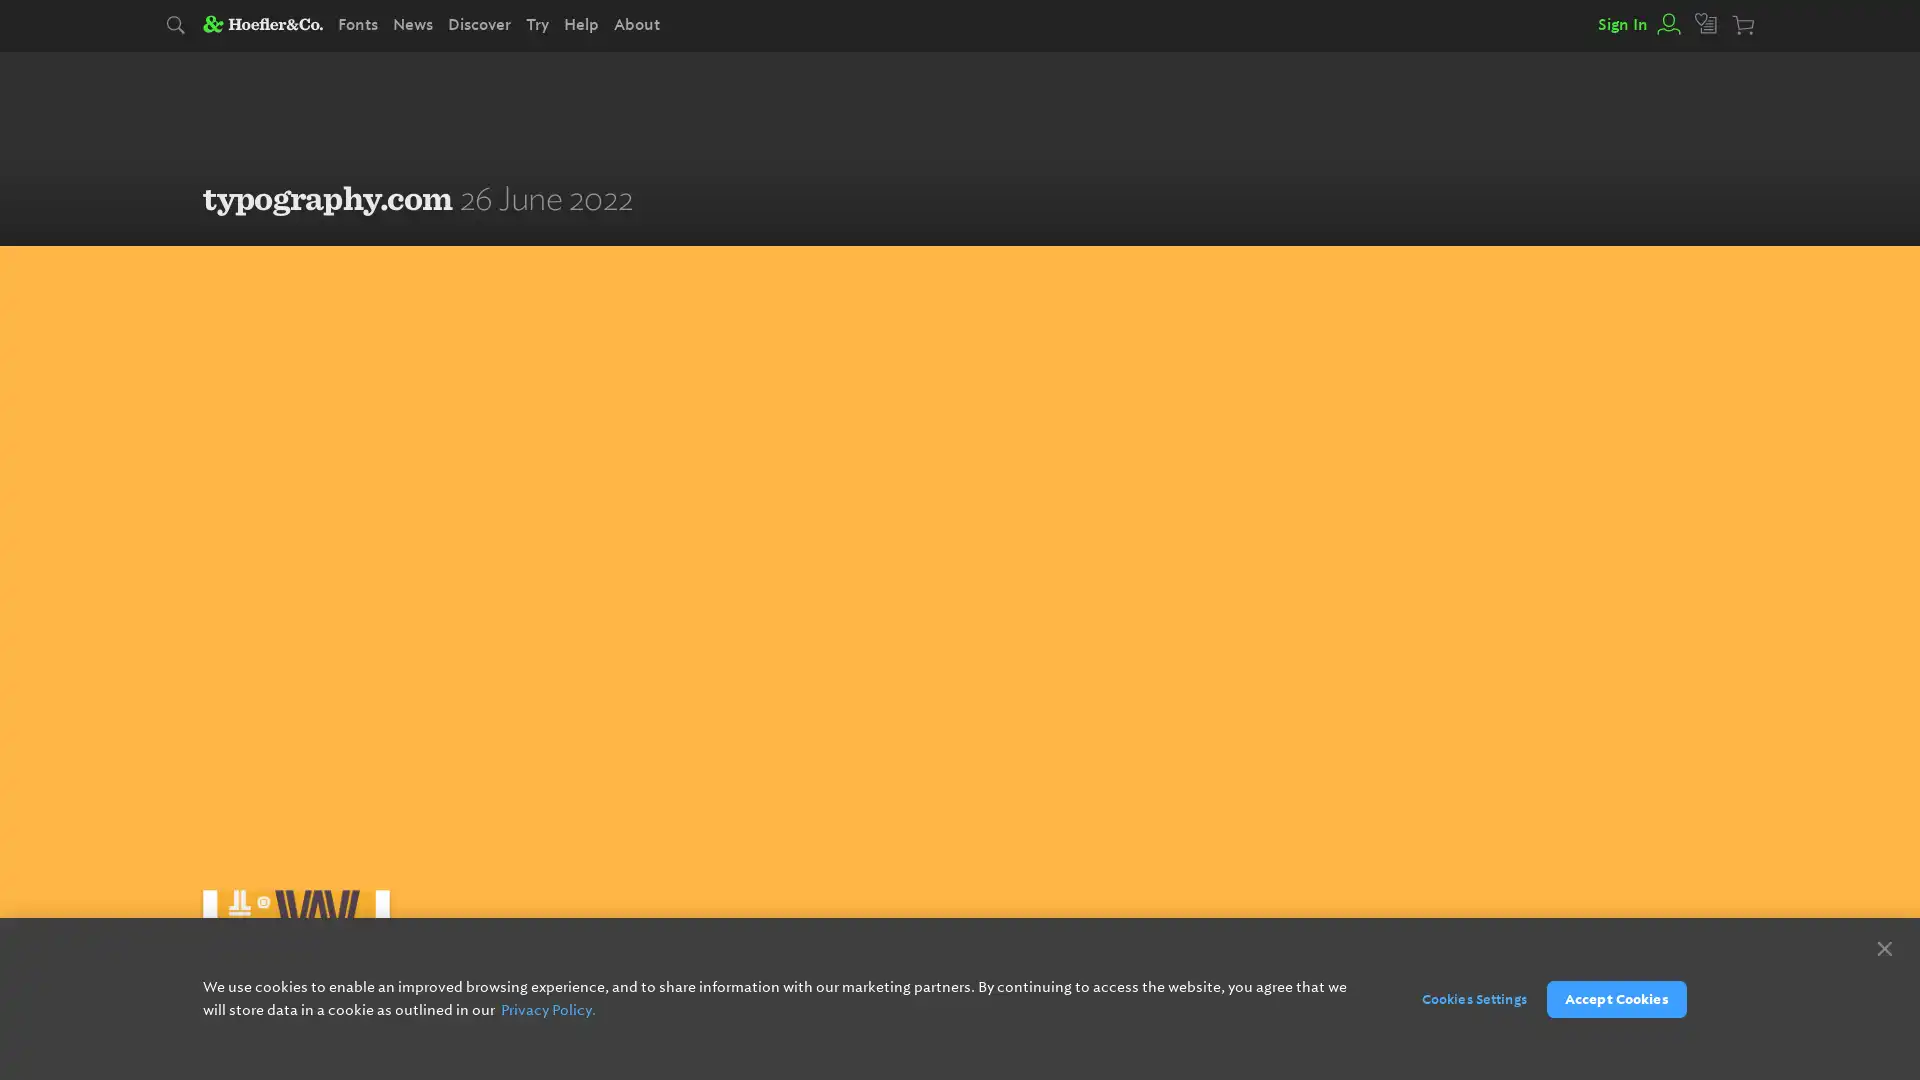 This screenshot has width=1920, height=1080. I want to click on Close, so click(1883, 947).